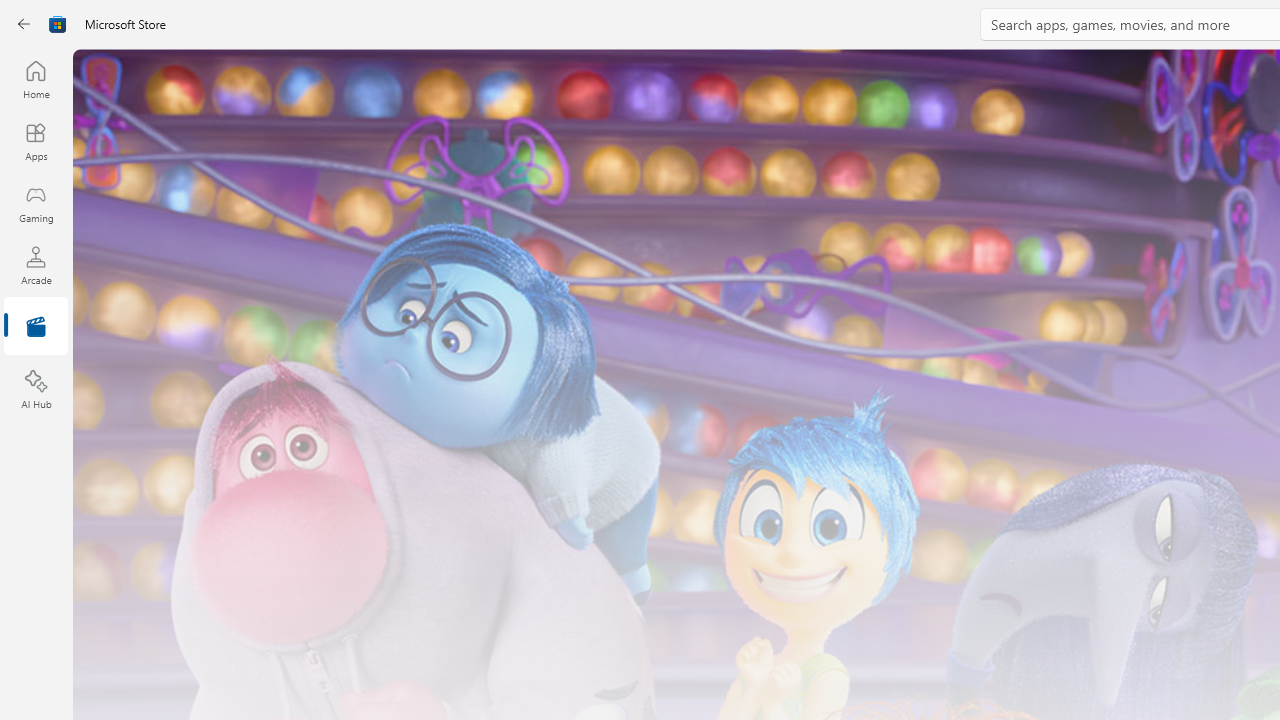 The height and width of the screenshot is (720, 1280). What do you see at coordinates (35, 264) in the screenshot?
I see `'Arcade'` at bounding box center [35, 264].